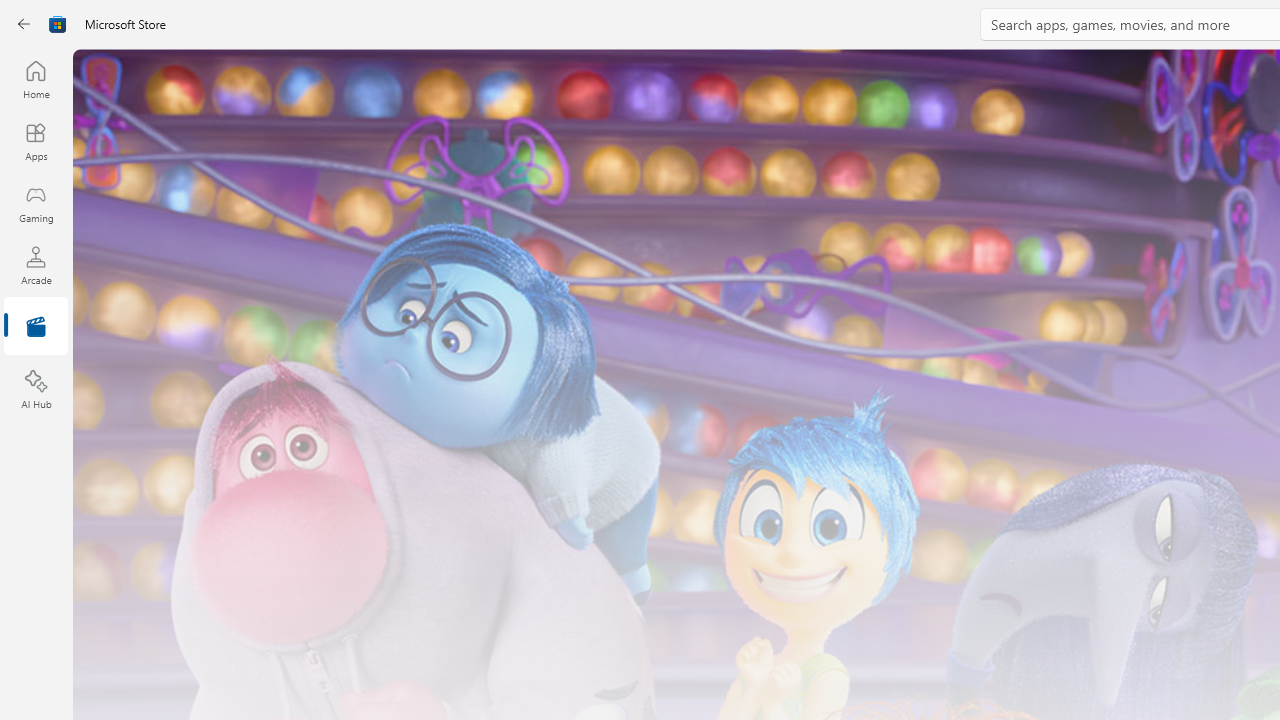 The height and width of the screenshot is (720, 1280). What do you see at coordinates (35, 264) in the screenshot?
I see `'Arcade'` at bounding box center [35, 264].